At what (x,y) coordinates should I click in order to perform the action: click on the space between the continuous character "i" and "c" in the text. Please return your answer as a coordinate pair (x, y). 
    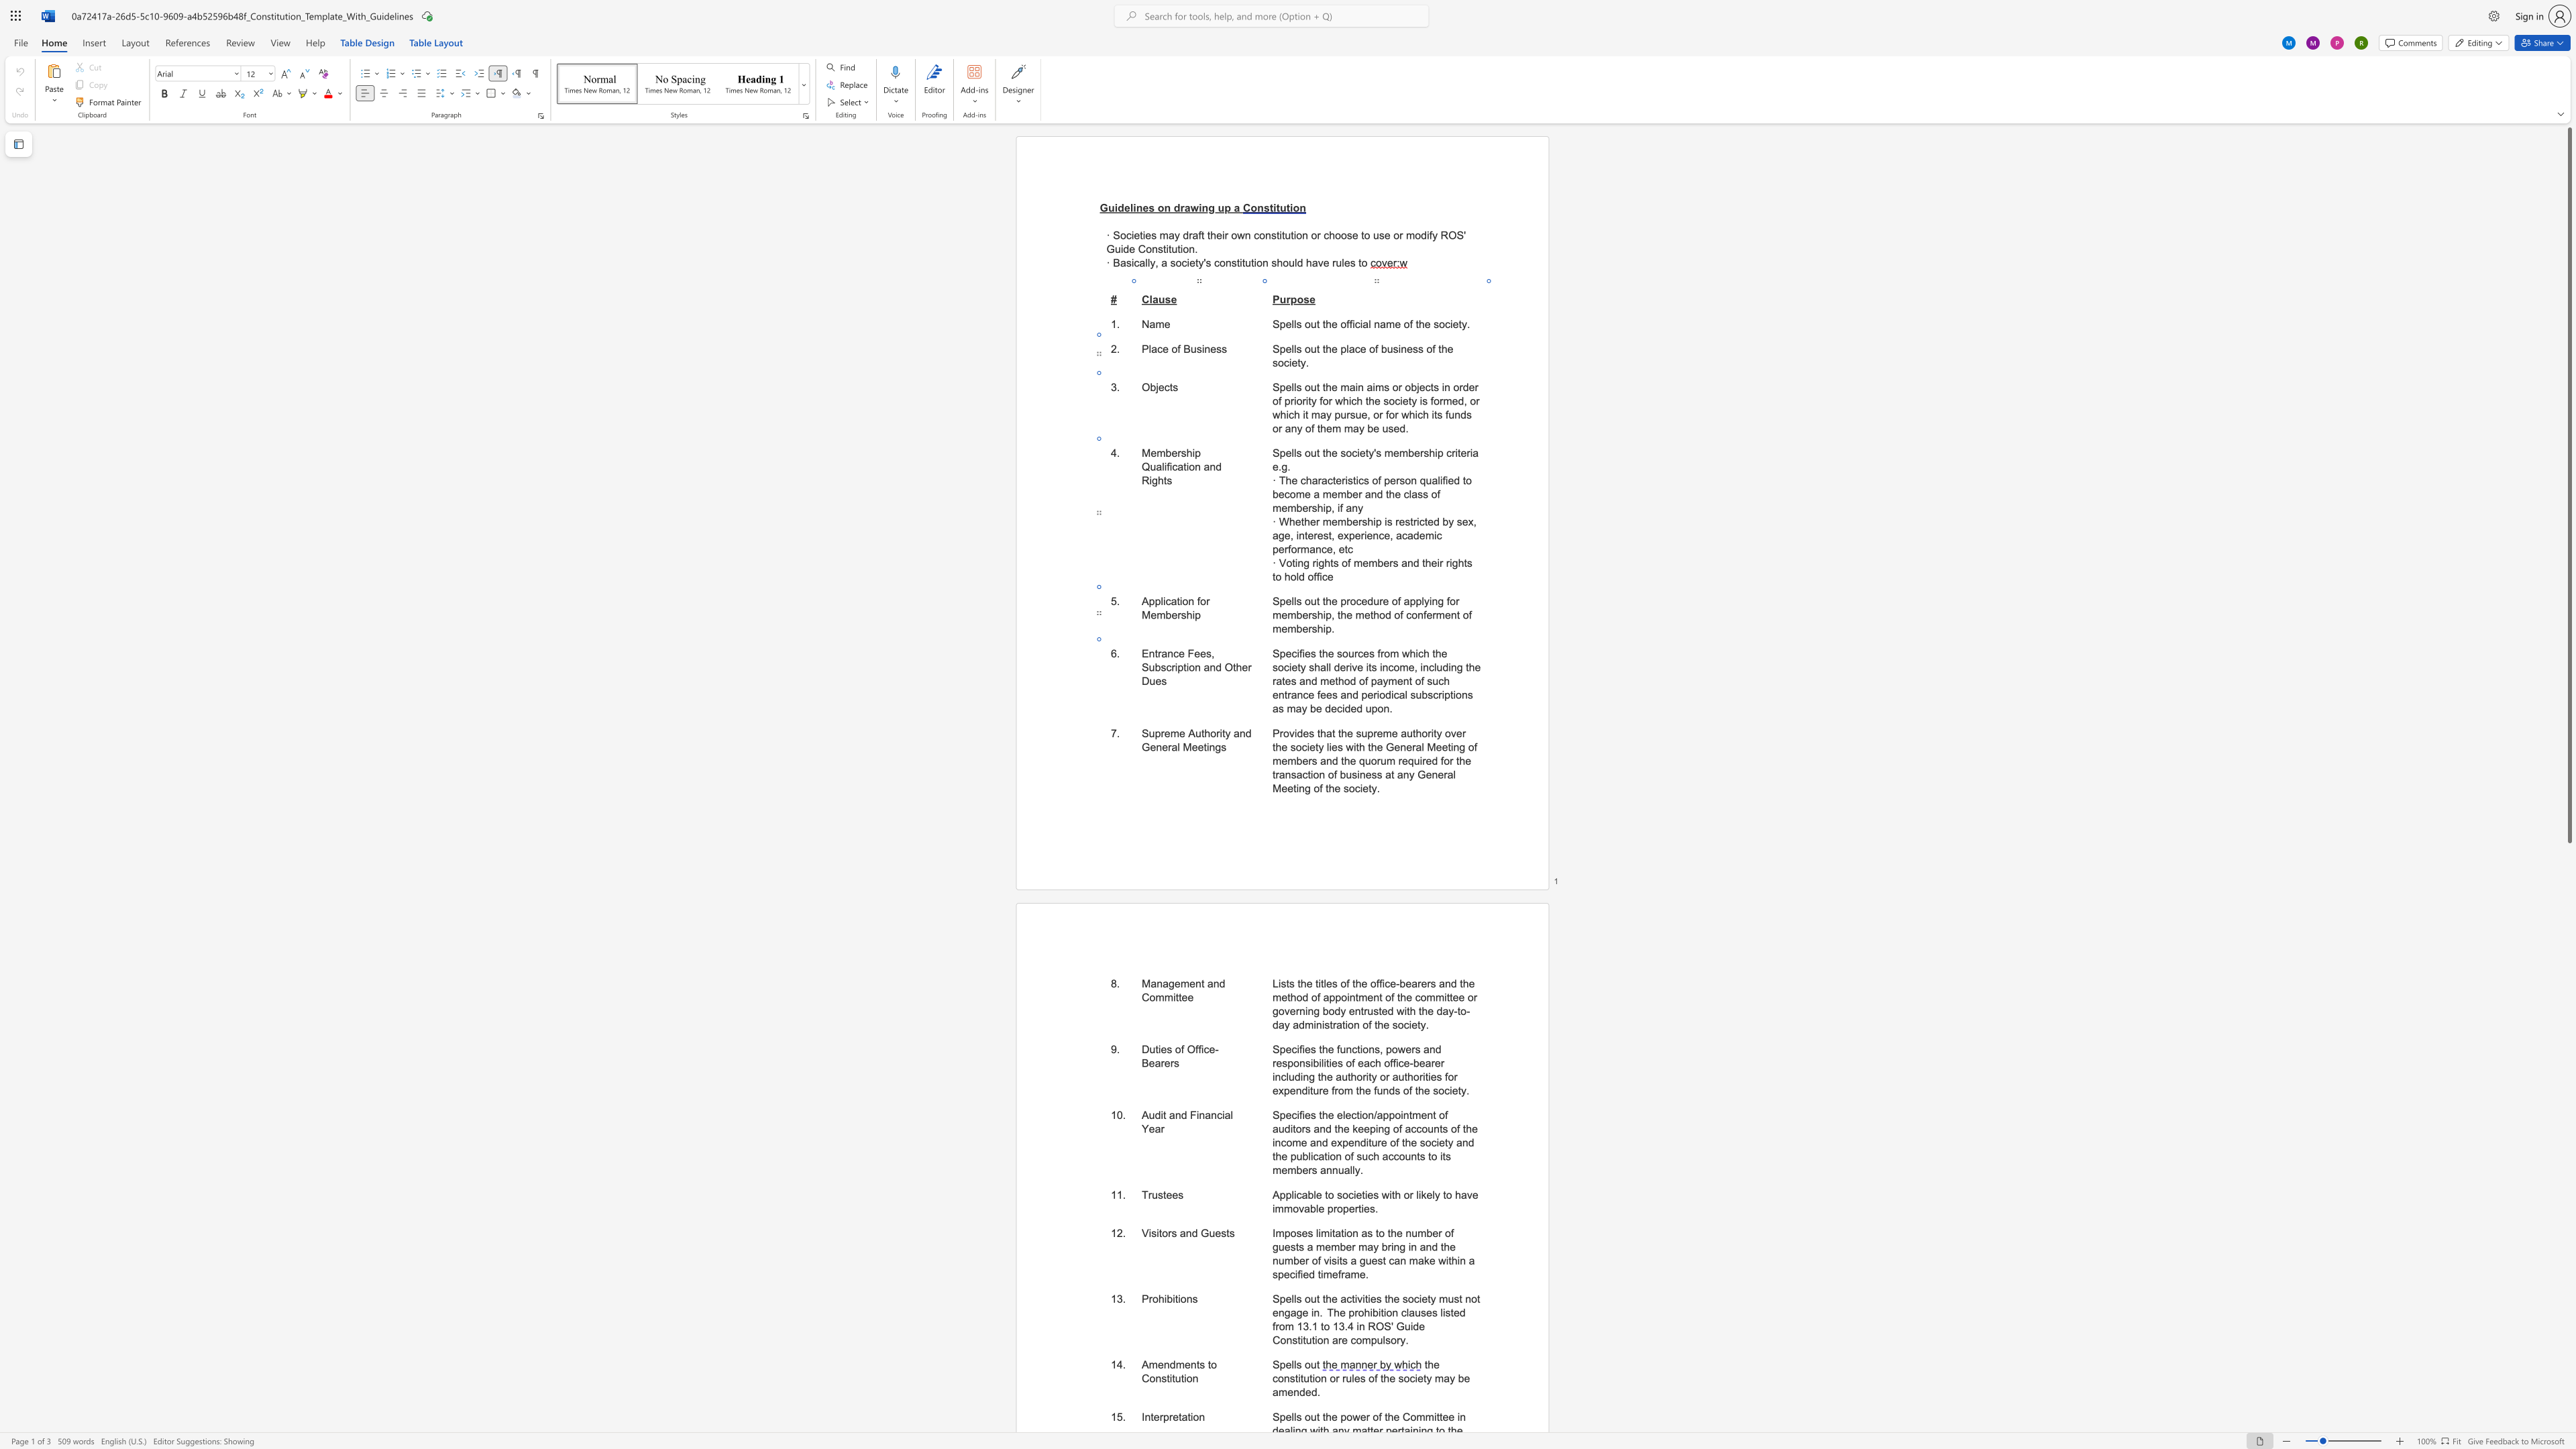
    Looking at the image, I should click on (1296, 1194).